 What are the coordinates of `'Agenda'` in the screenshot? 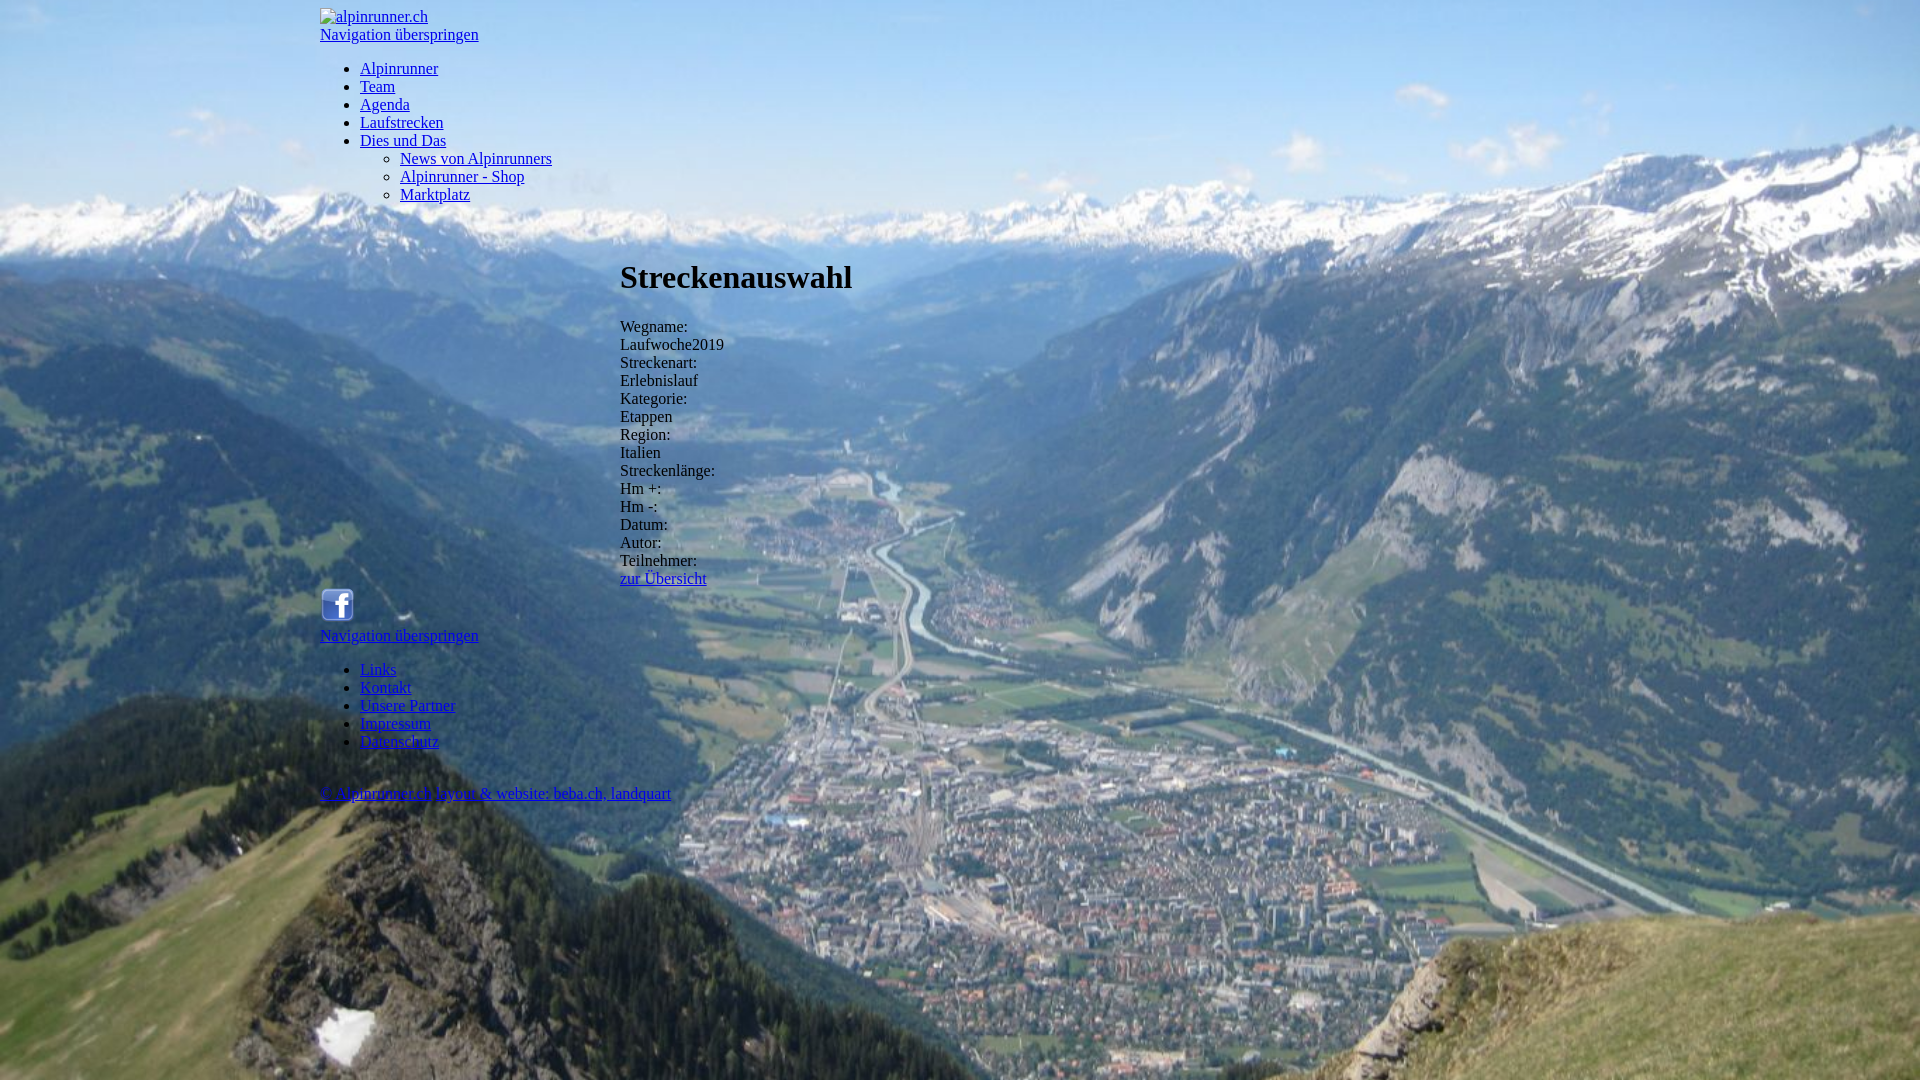 It's located at (384, 104).